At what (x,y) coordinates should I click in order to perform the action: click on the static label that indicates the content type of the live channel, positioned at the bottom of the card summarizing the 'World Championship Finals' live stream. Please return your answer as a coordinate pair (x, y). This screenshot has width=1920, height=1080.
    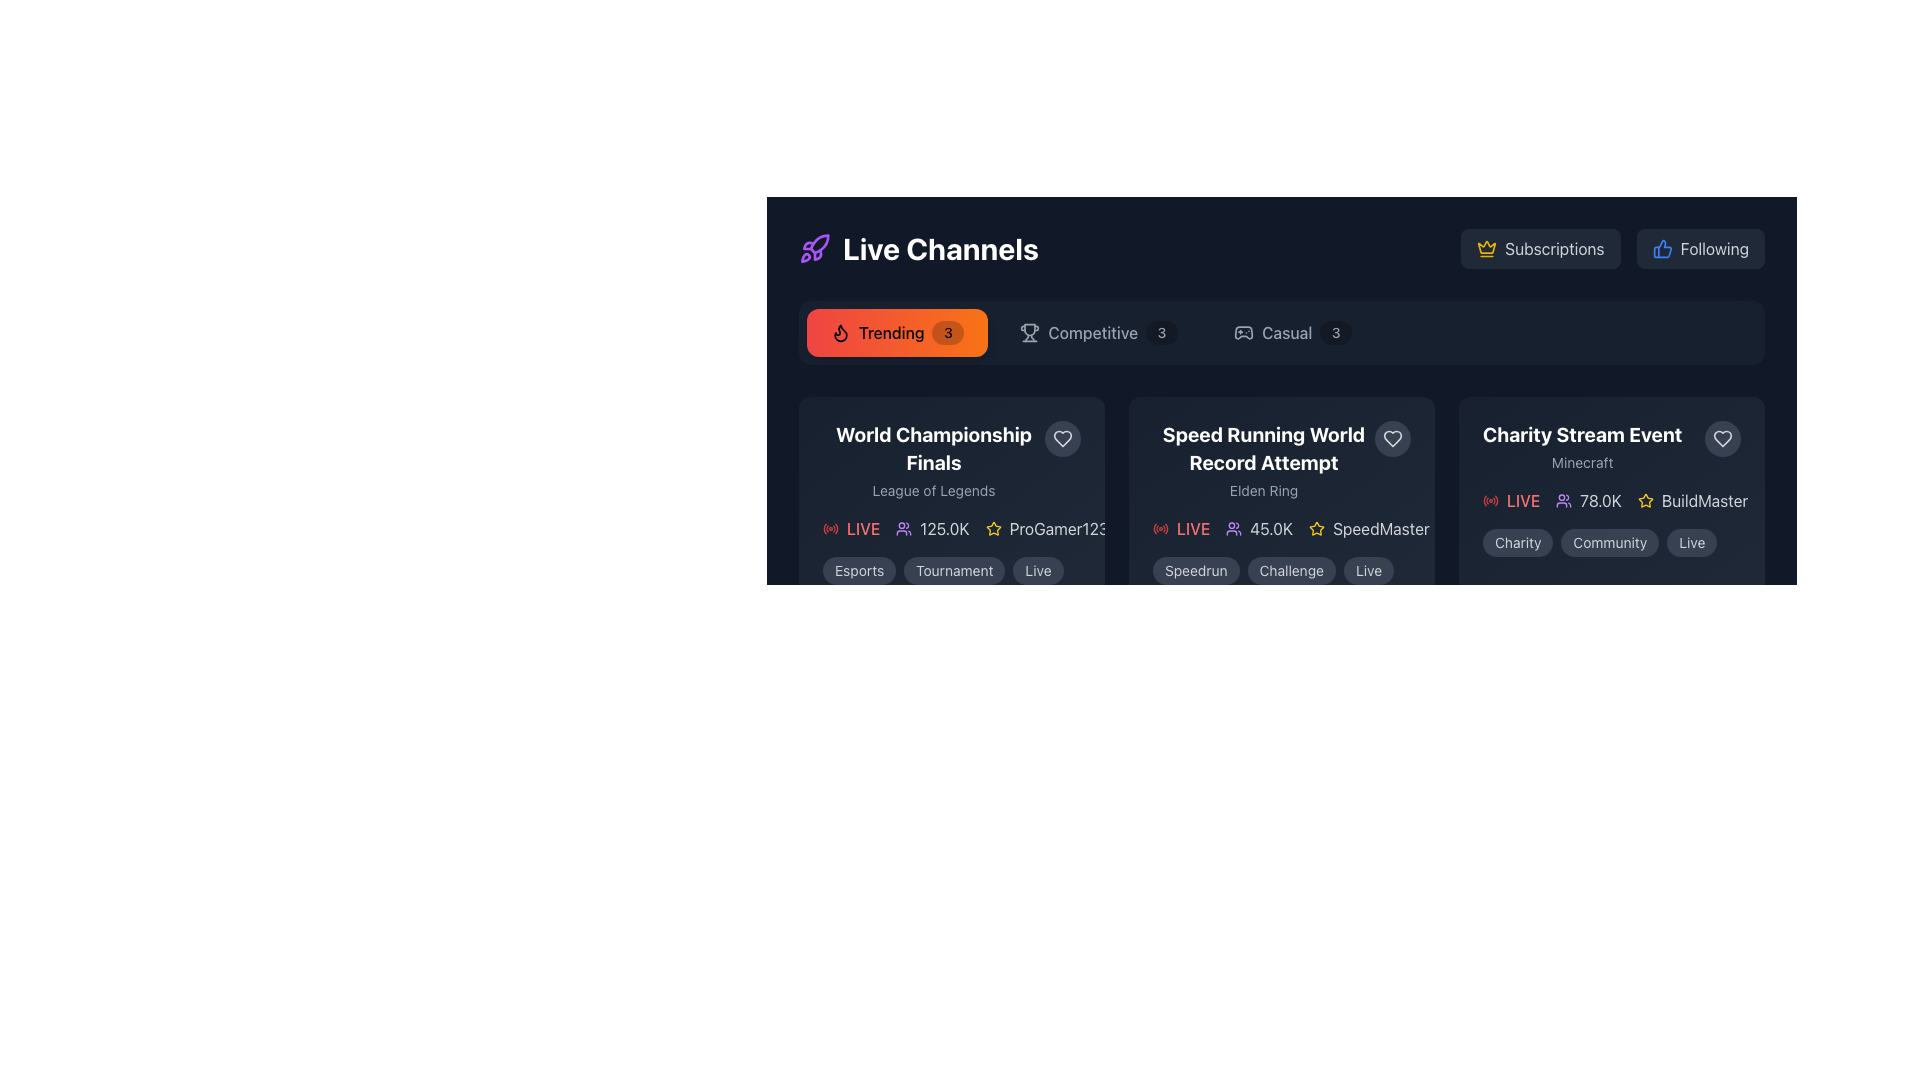
    Looking at the image, I should click on (950, 570).